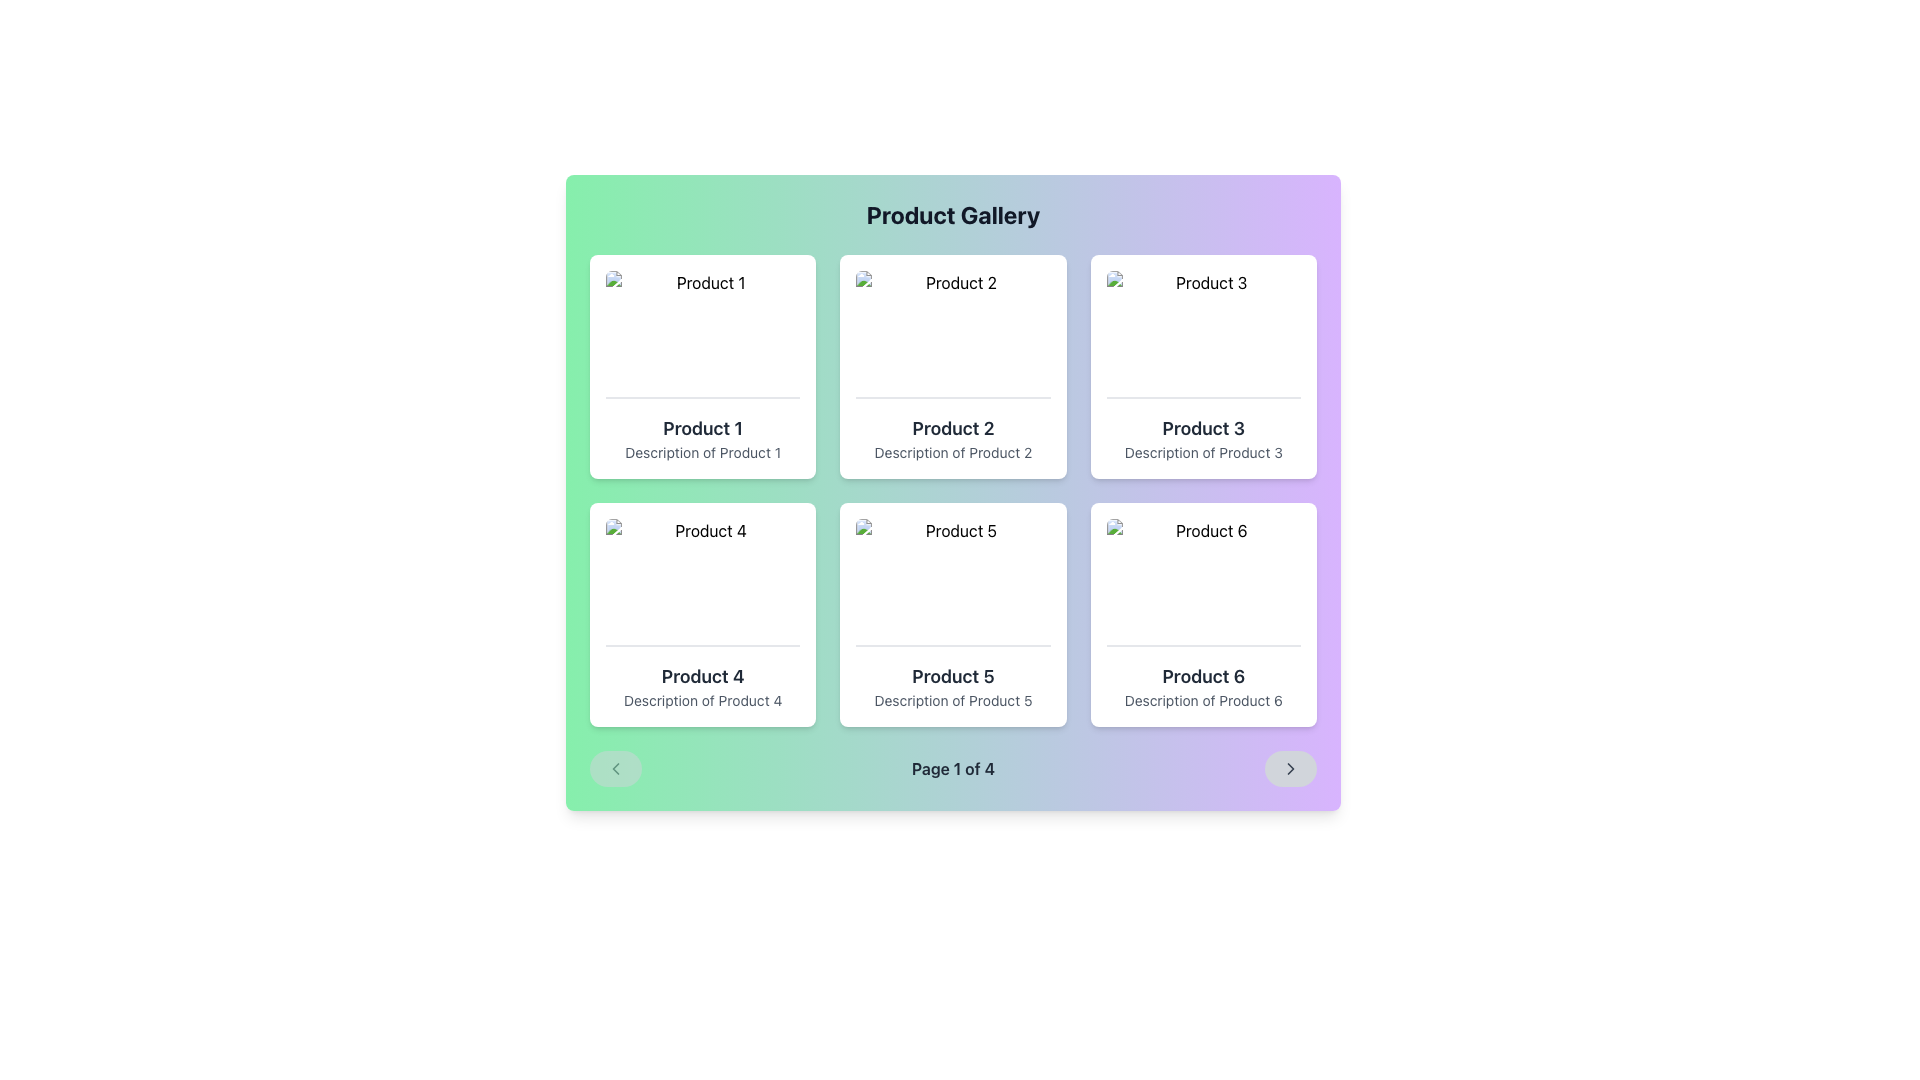 The width and height of the screenshot is (1920, 1080). What do you see at coordinates (703, 700) in the screenshot?
I see `the text label providing additional descriptive information for 'Product 4', positioned directly below the product title` at bounding box center [703, 700].